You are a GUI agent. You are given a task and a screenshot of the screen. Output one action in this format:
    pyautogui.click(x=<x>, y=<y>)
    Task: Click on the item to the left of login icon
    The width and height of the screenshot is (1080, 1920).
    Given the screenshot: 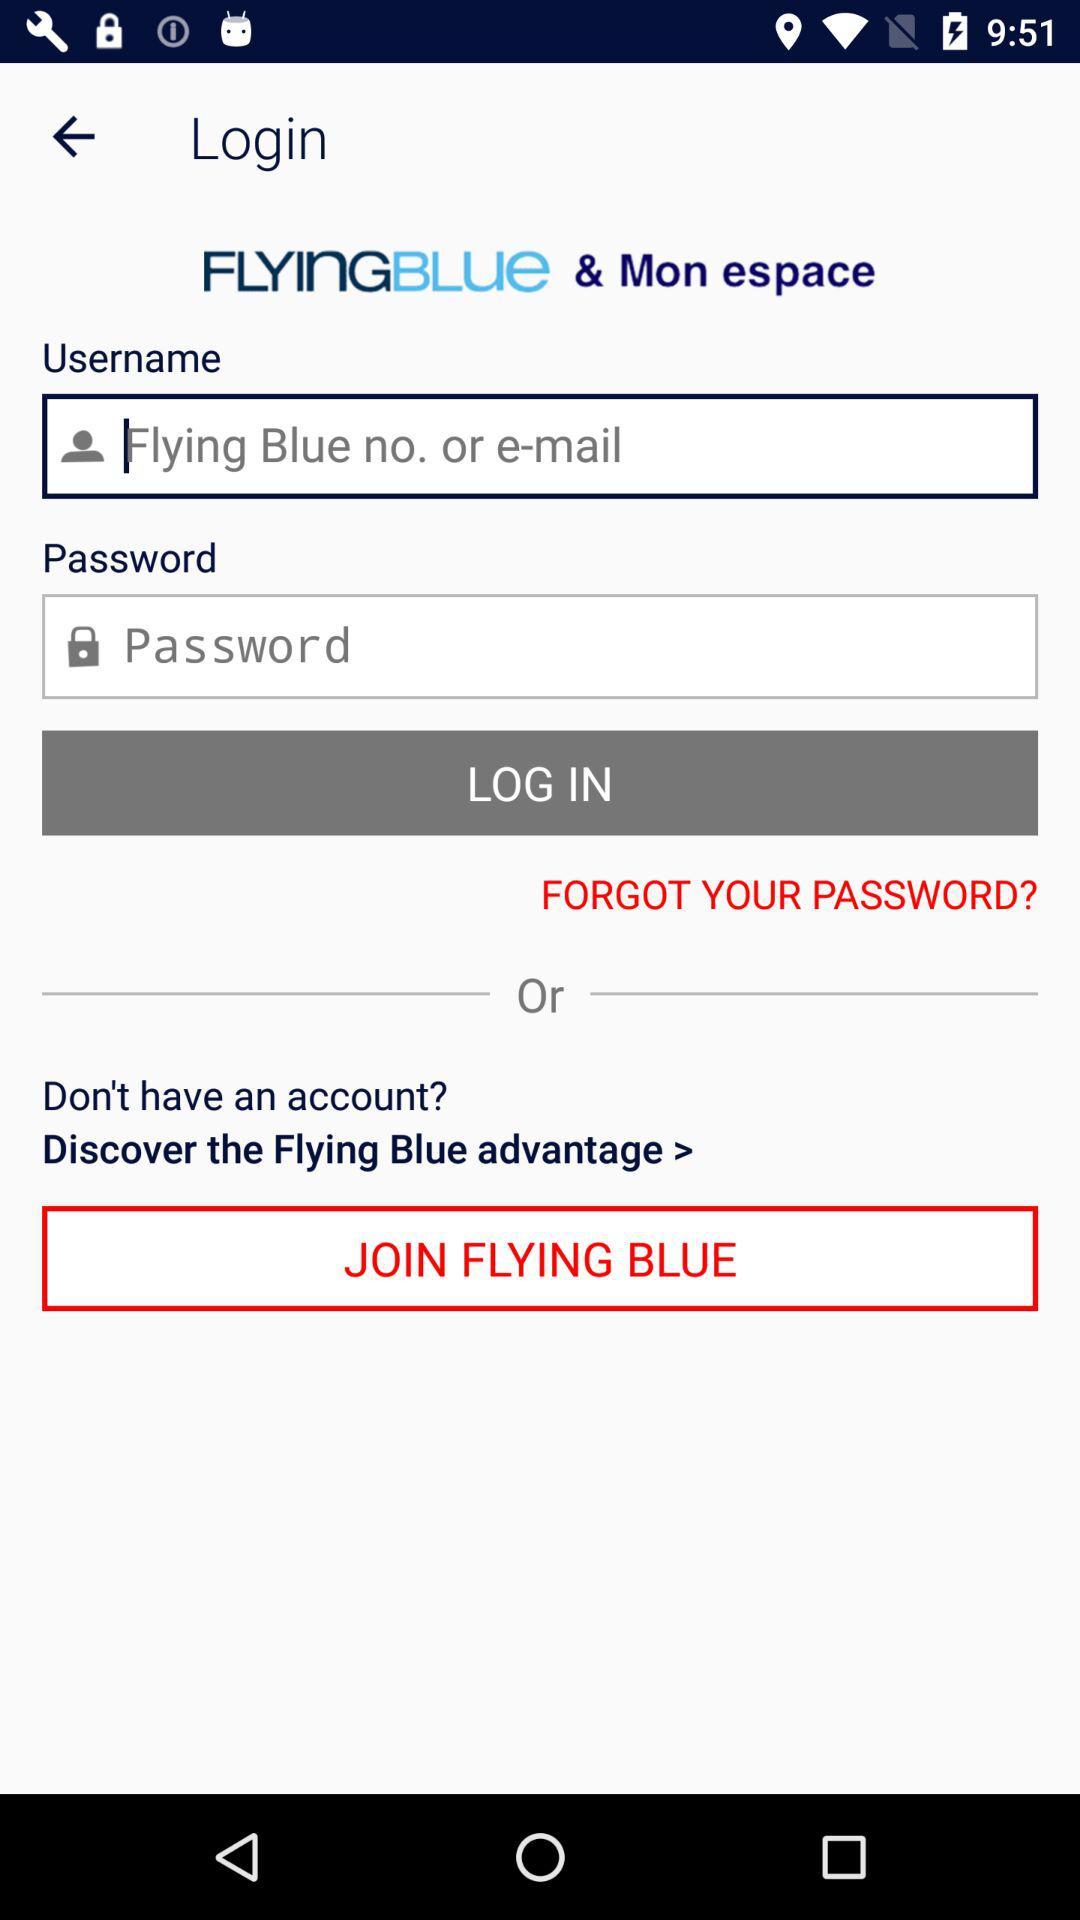 What is the action you would take?
    pyautogui.click(x=72, y=135)
    